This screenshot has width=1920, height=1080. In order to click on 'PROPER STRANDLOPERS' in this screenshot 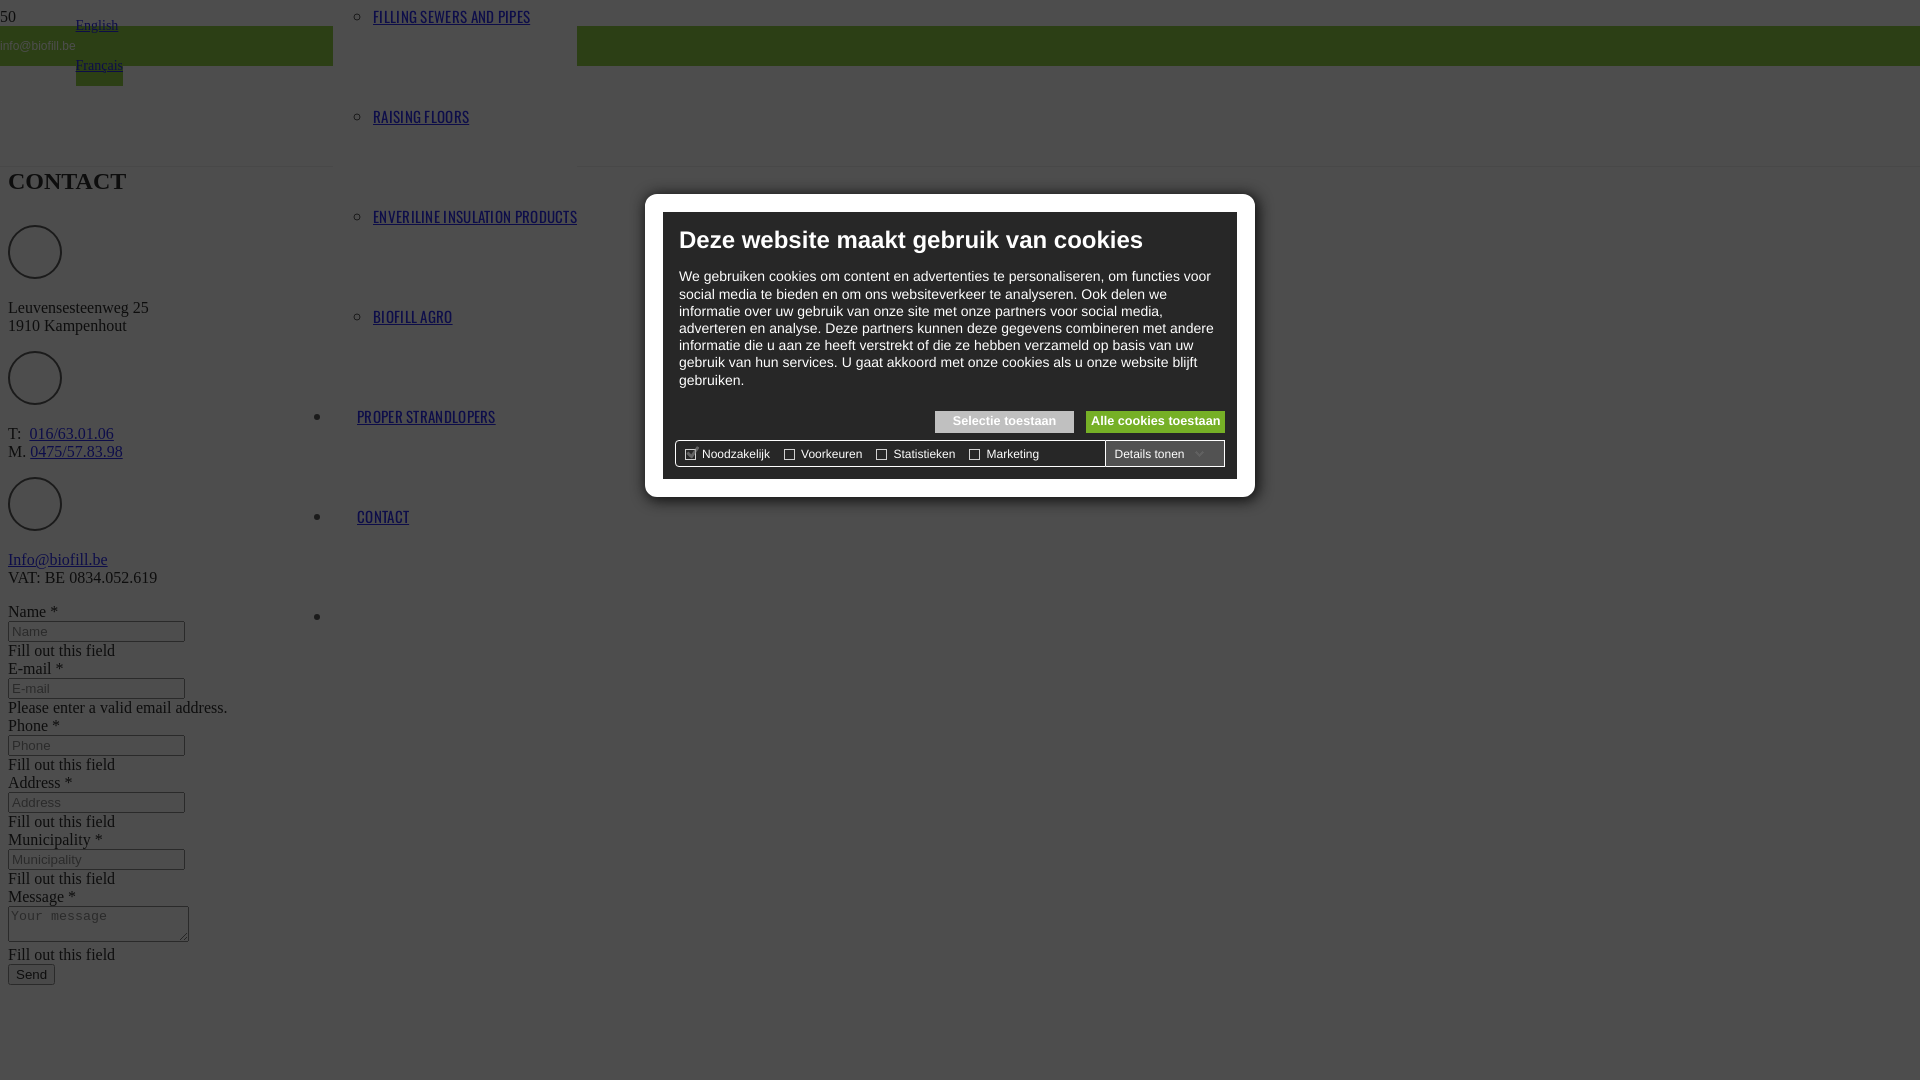, I will do `click(425, 415)`.